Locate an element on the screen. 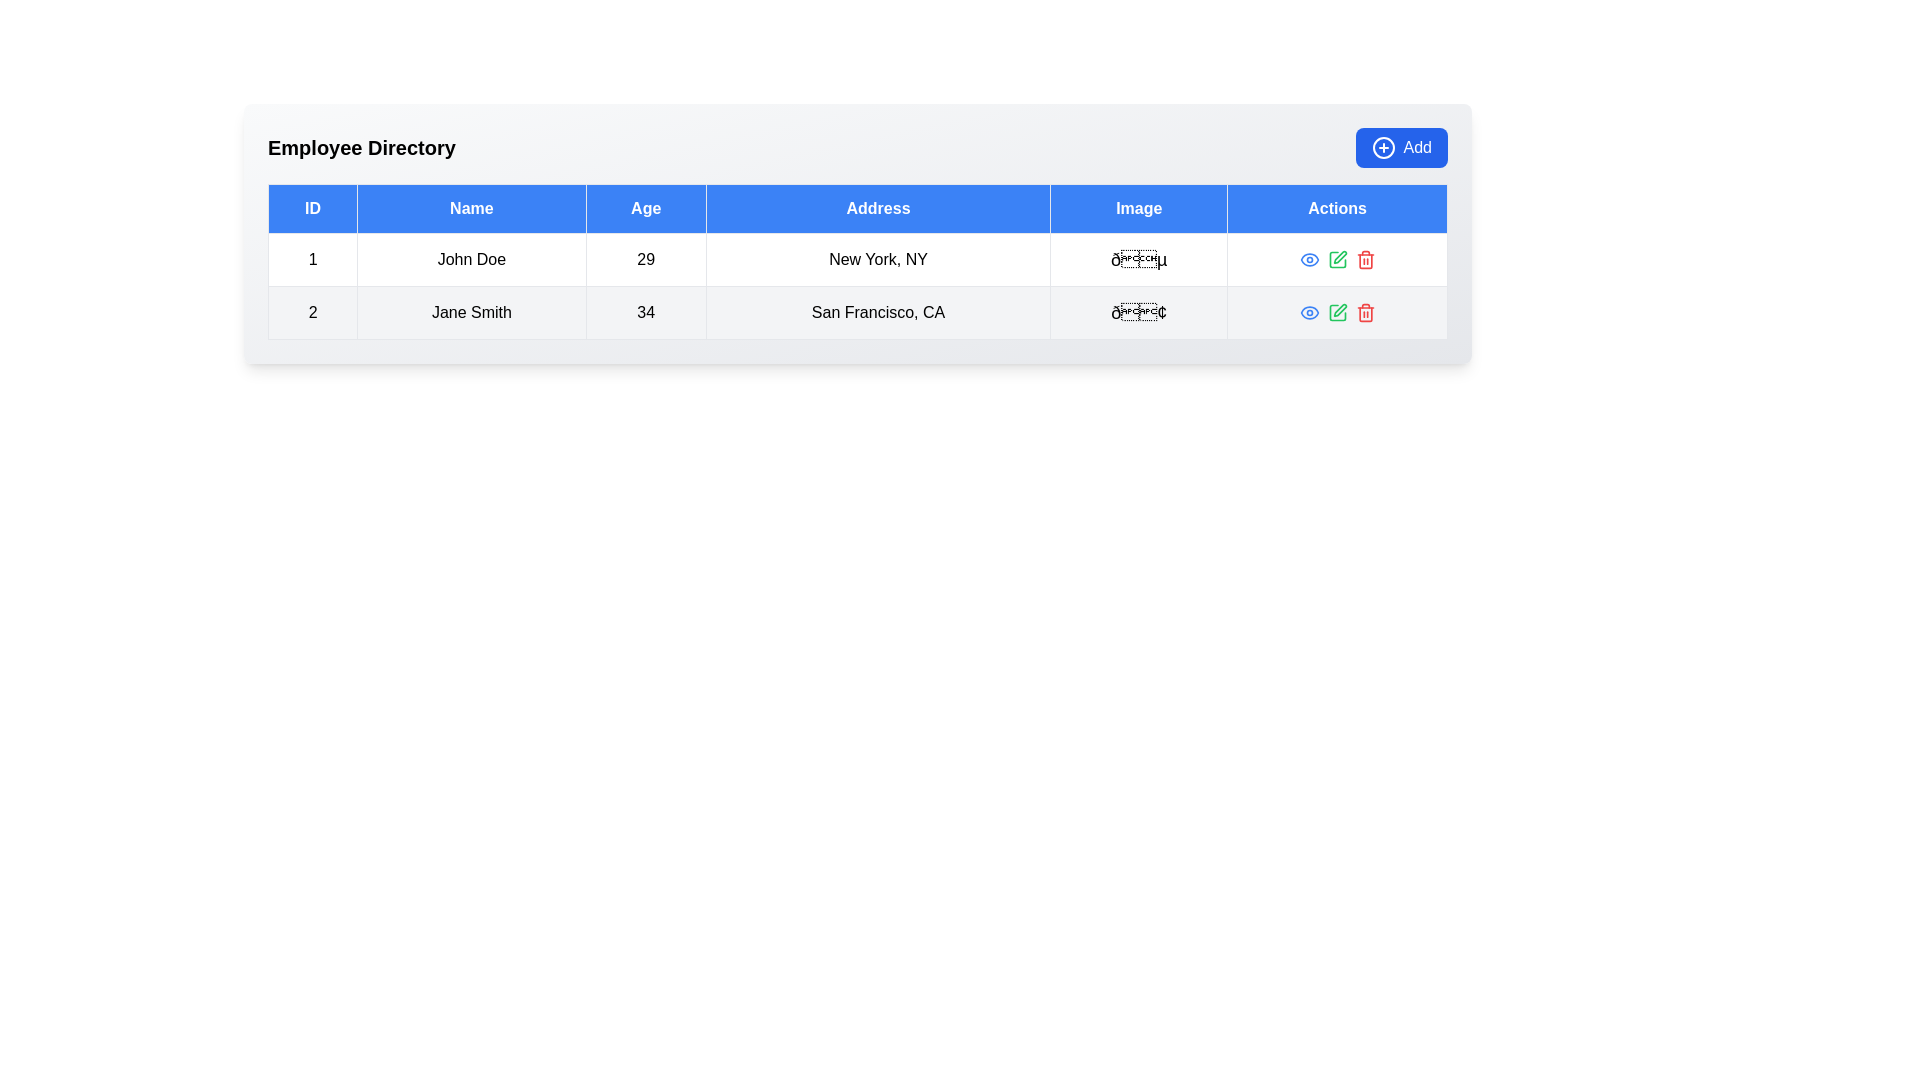  the table header row that labels the columns 'ID', 'Name', 'Age', 'Address', 'Image', and 'Actions' is located at coordinates (858, 208).